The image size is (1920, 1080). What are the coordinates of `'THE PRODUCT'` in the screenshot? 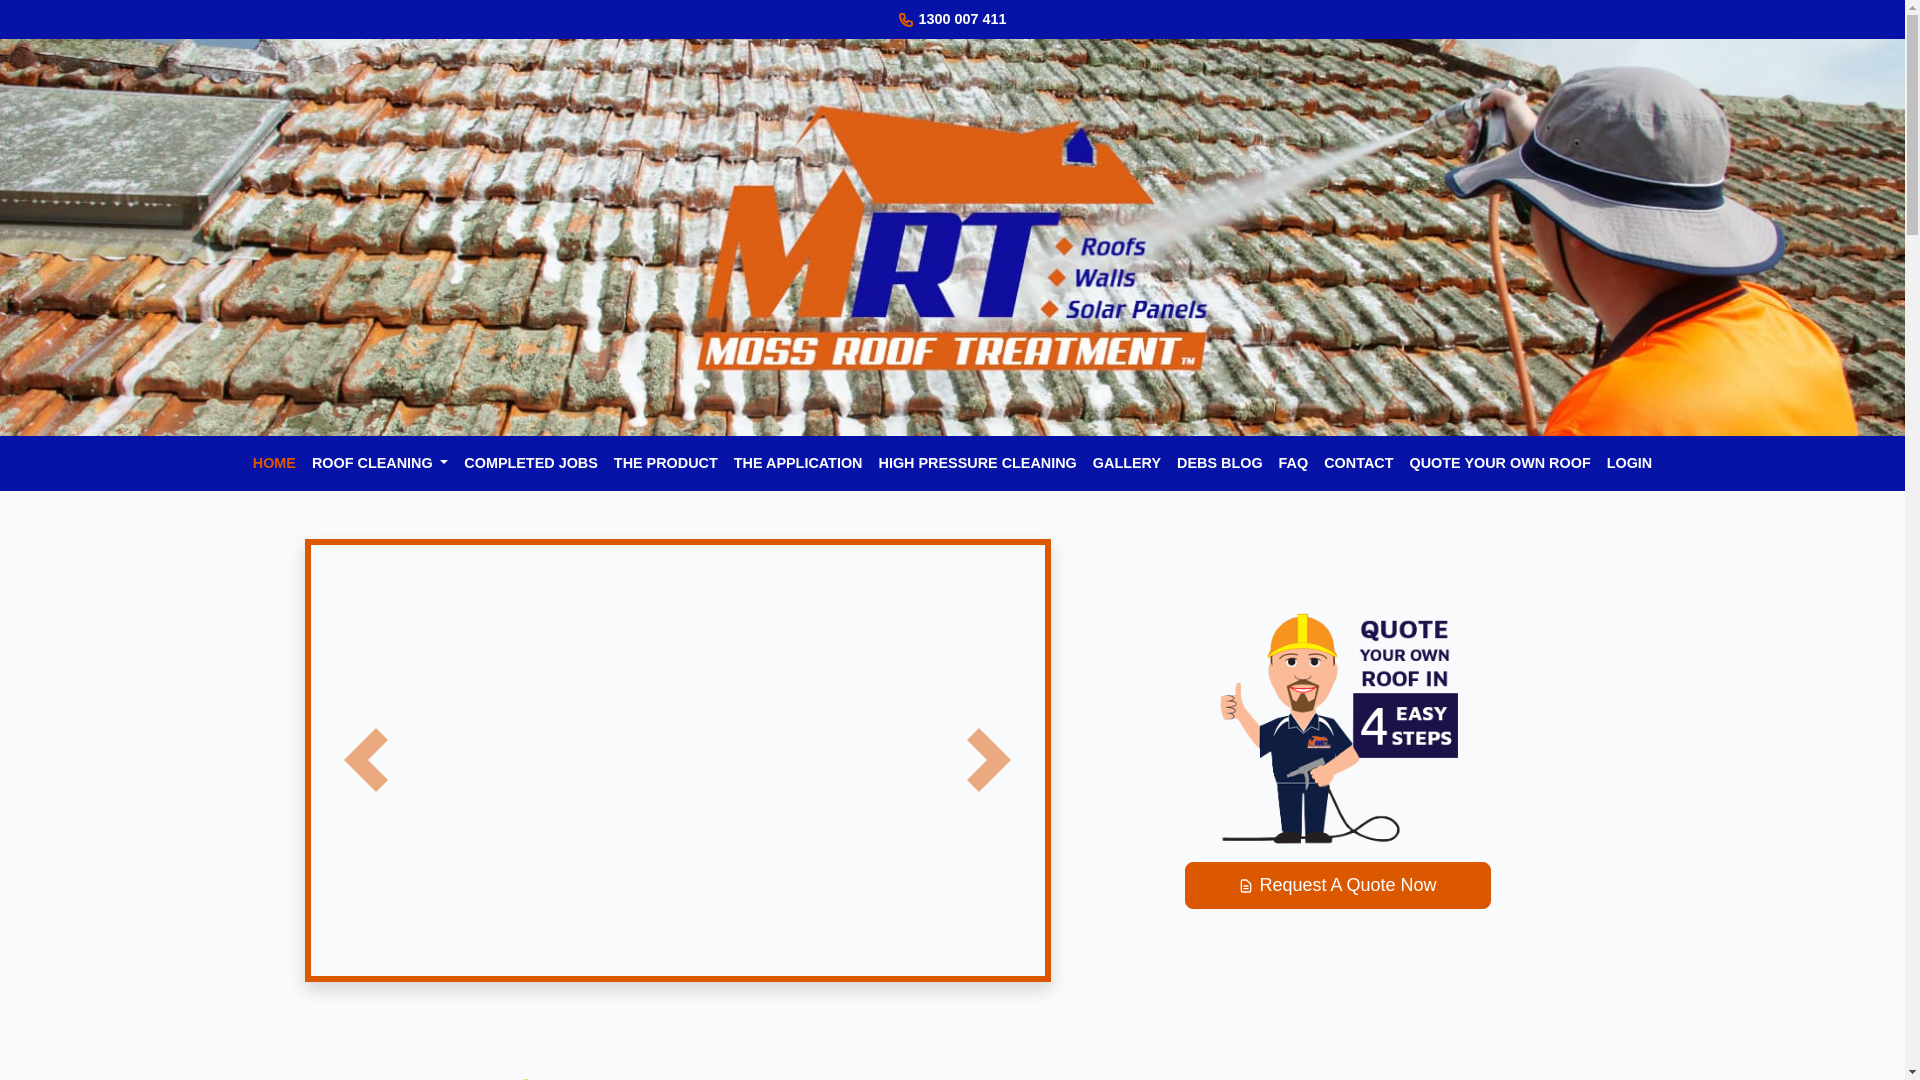 It's located at (604, 463).